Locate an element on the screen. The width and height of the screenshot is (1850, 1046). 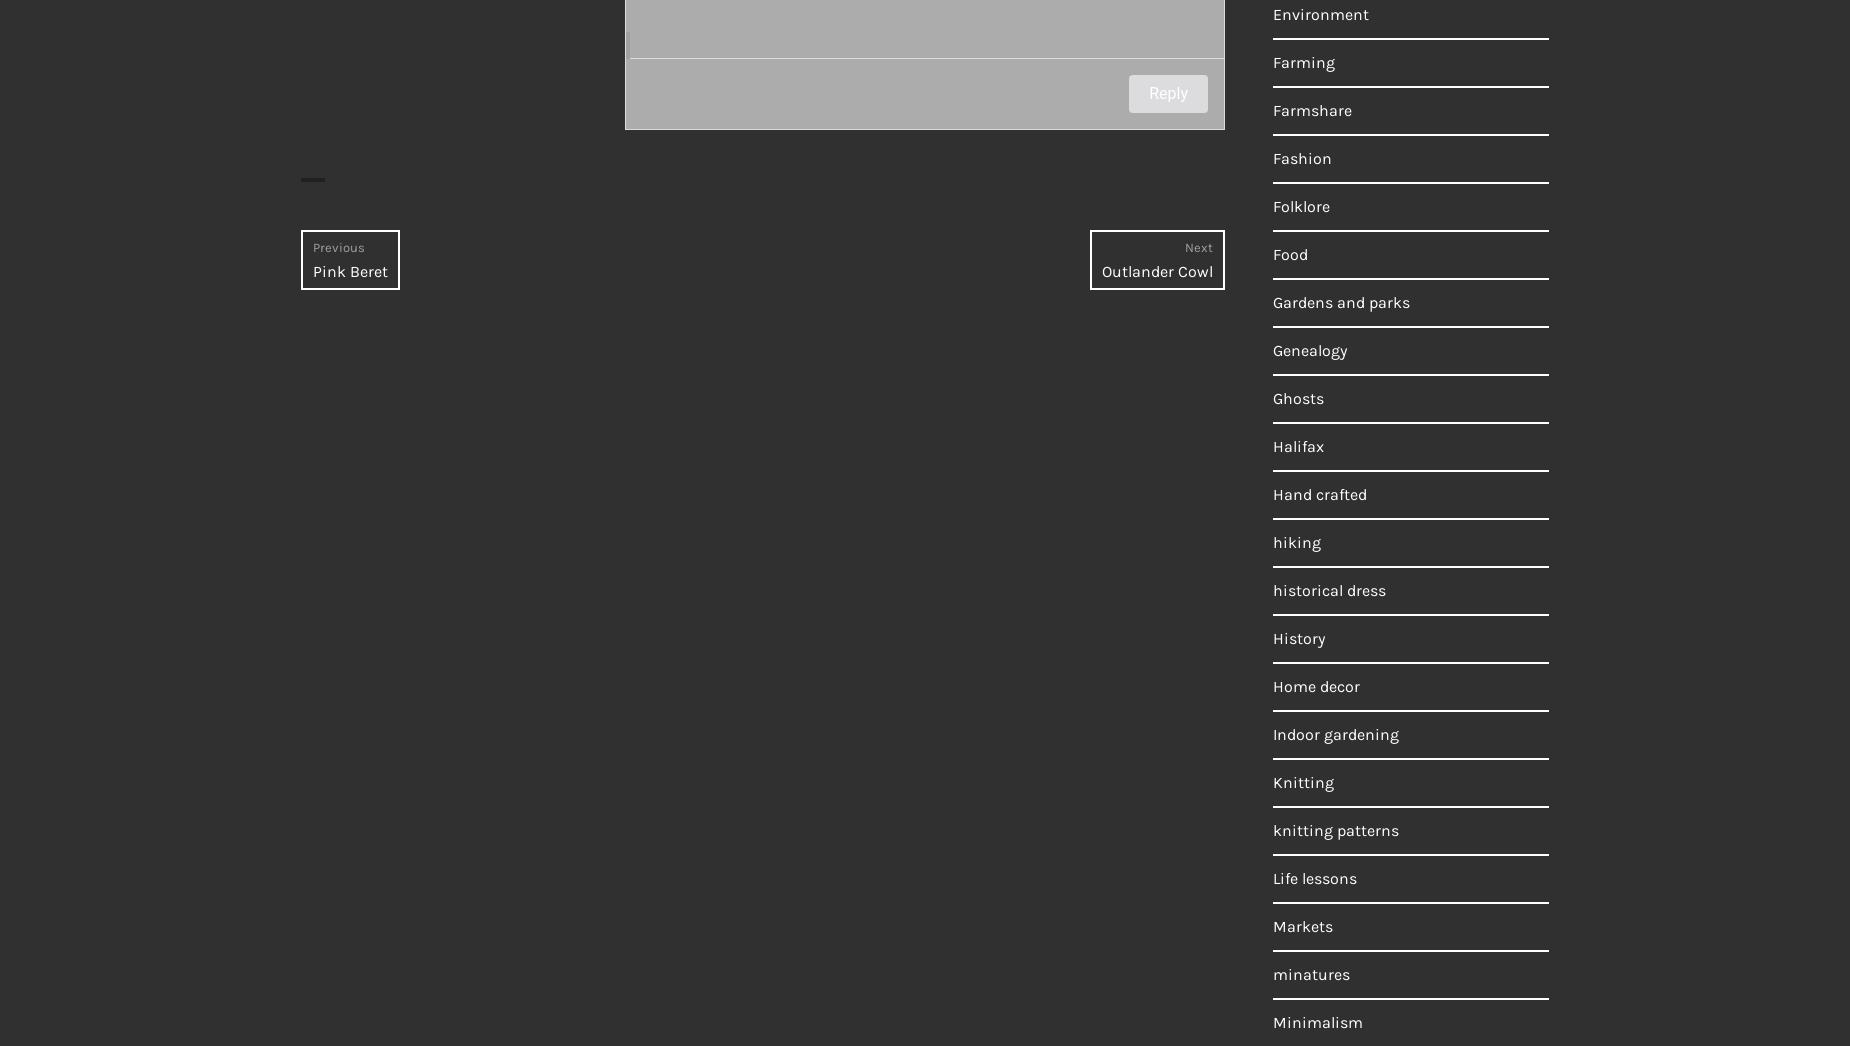
'Life lessons' is located at coordinates (1313, 877).